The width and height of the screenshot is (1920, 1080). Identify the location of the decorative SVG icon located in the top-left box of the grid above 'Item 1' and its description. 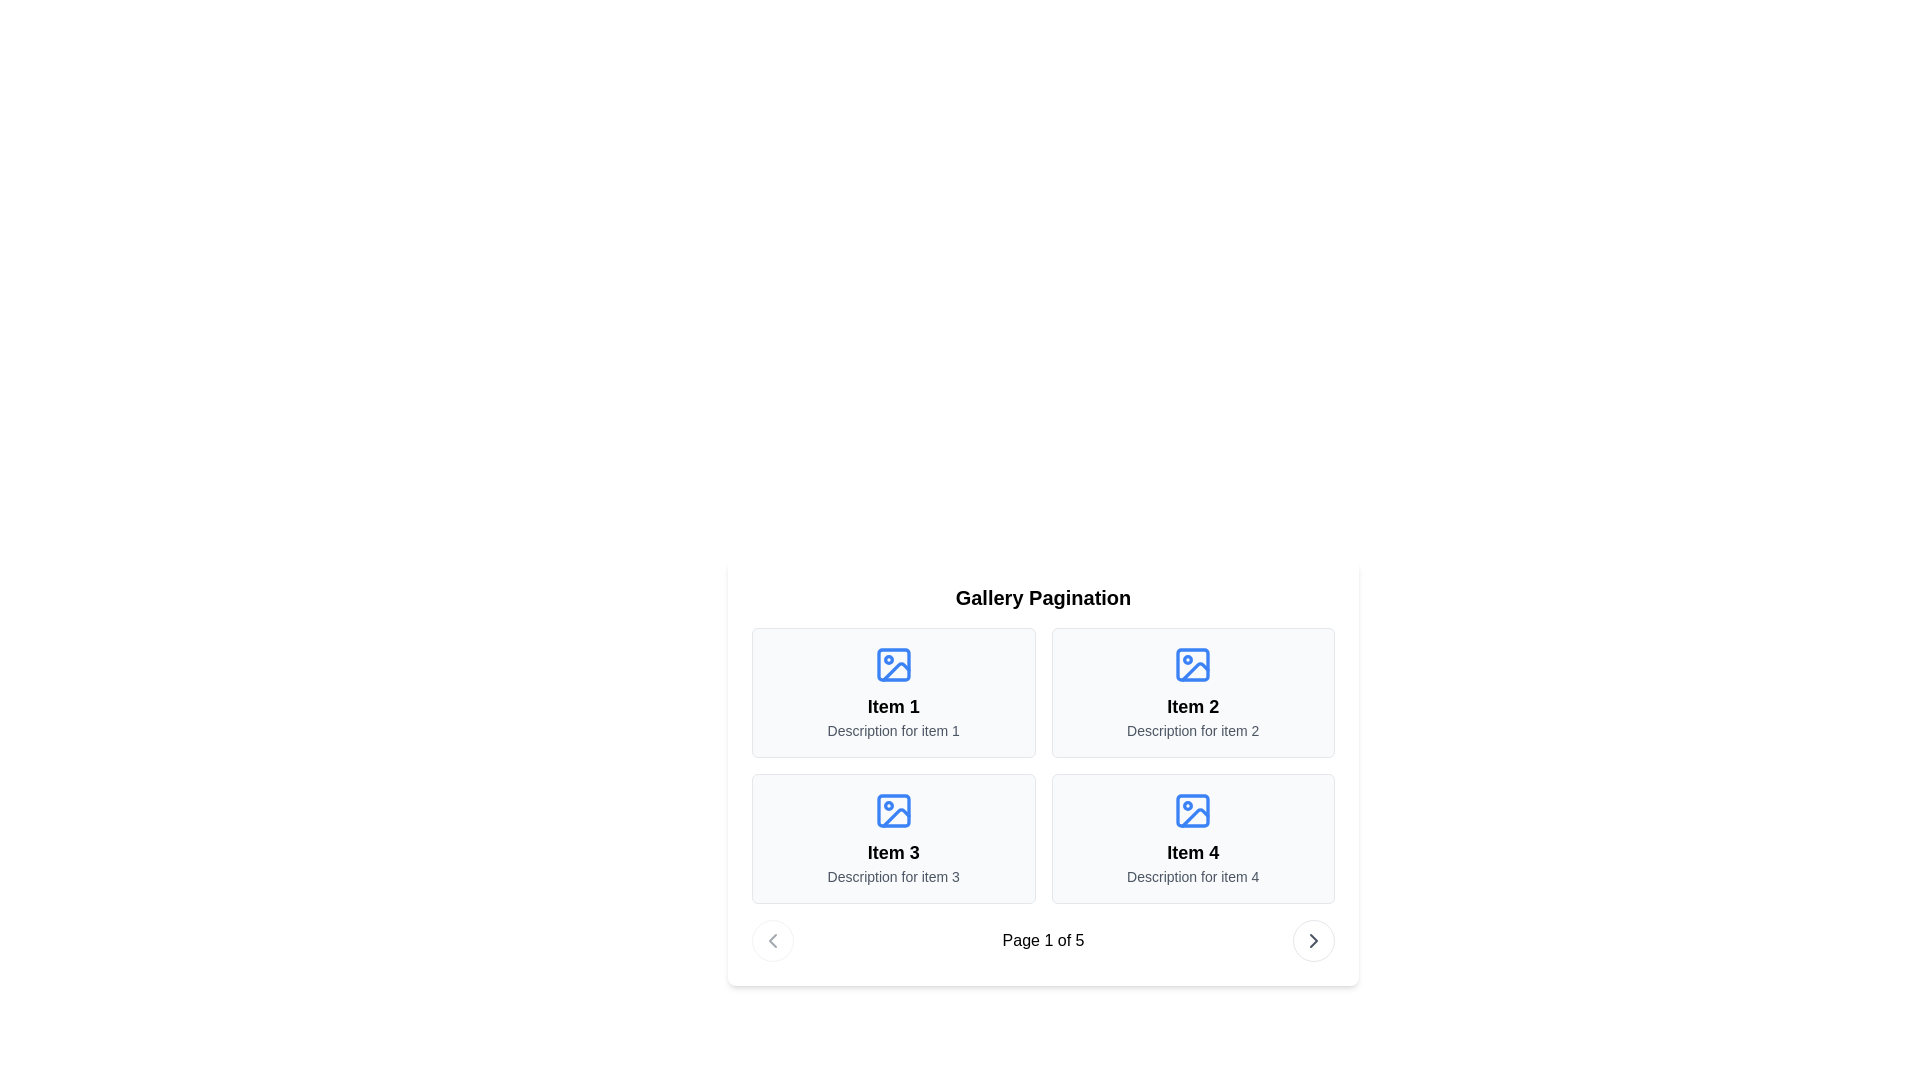
(892, 664).